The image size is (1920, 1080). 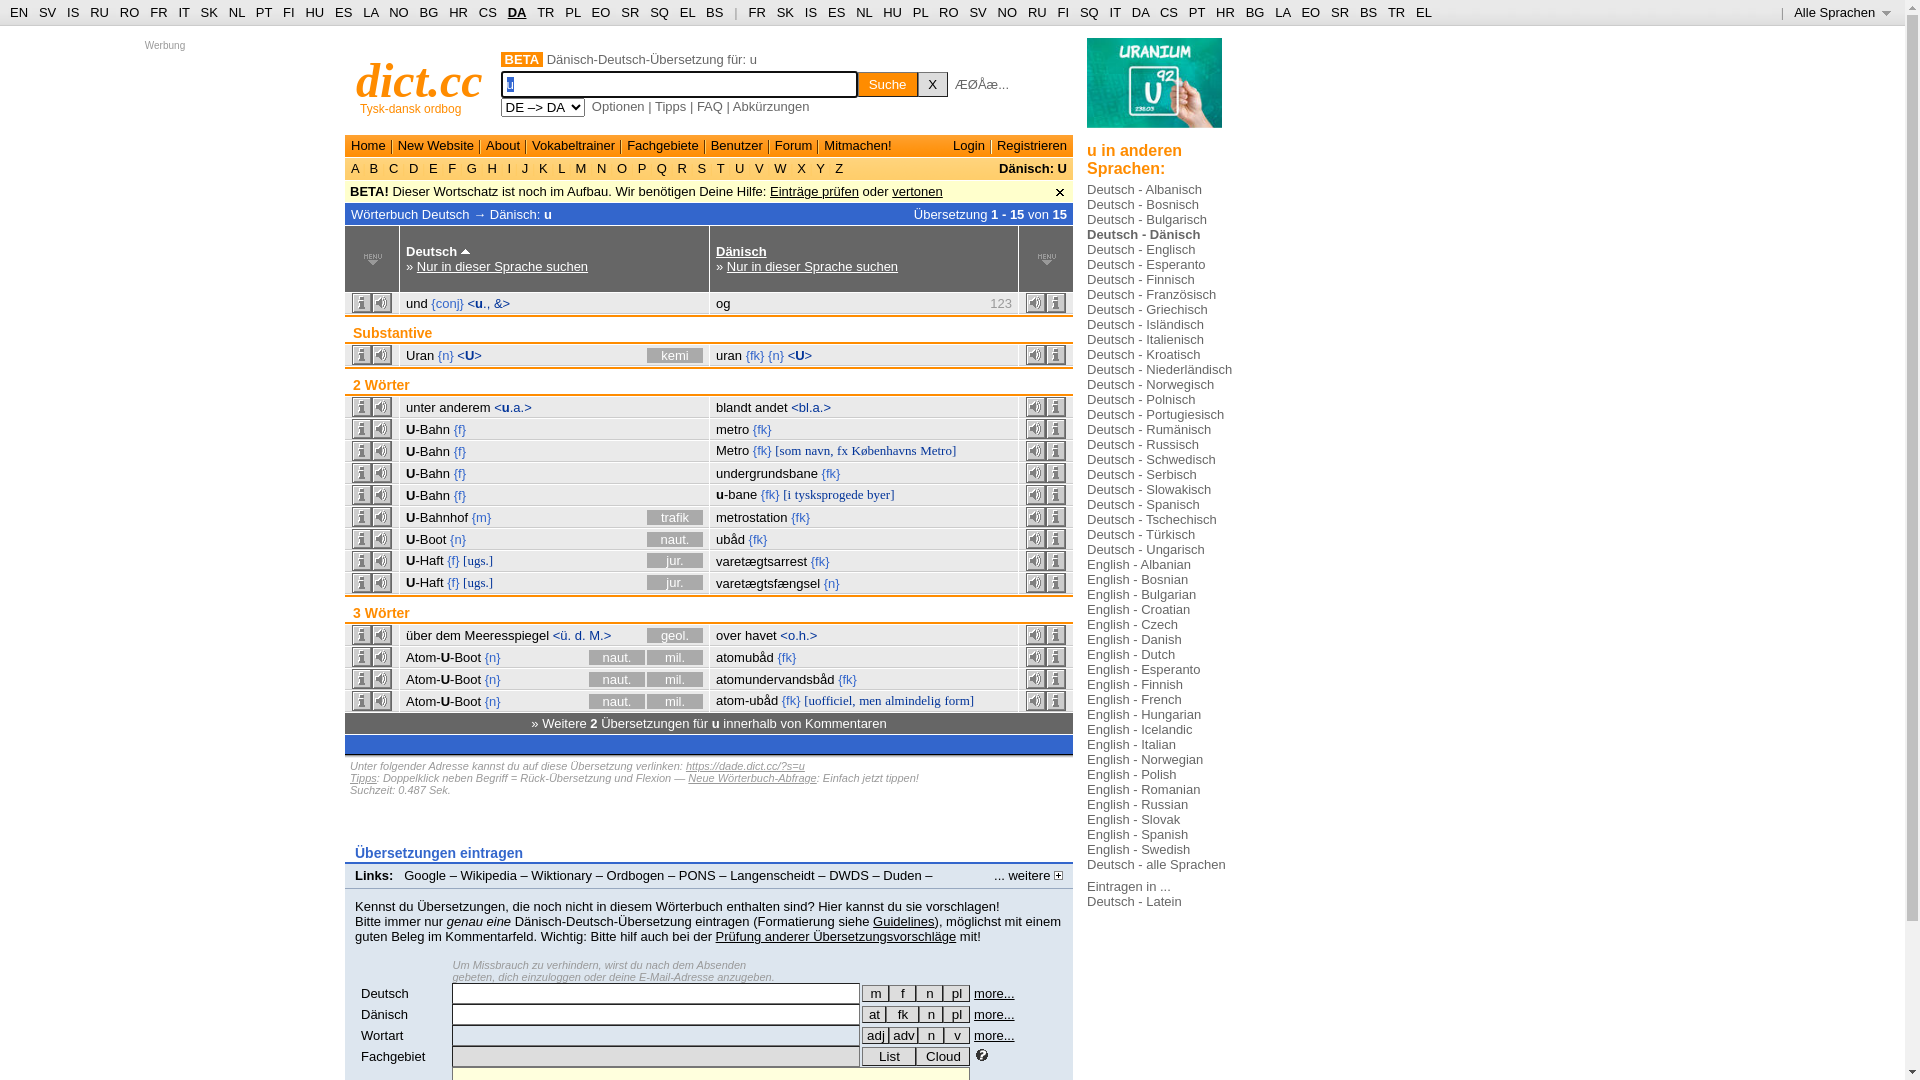 I want to click on 'English - Finnish', so click(x=1134, y=683).